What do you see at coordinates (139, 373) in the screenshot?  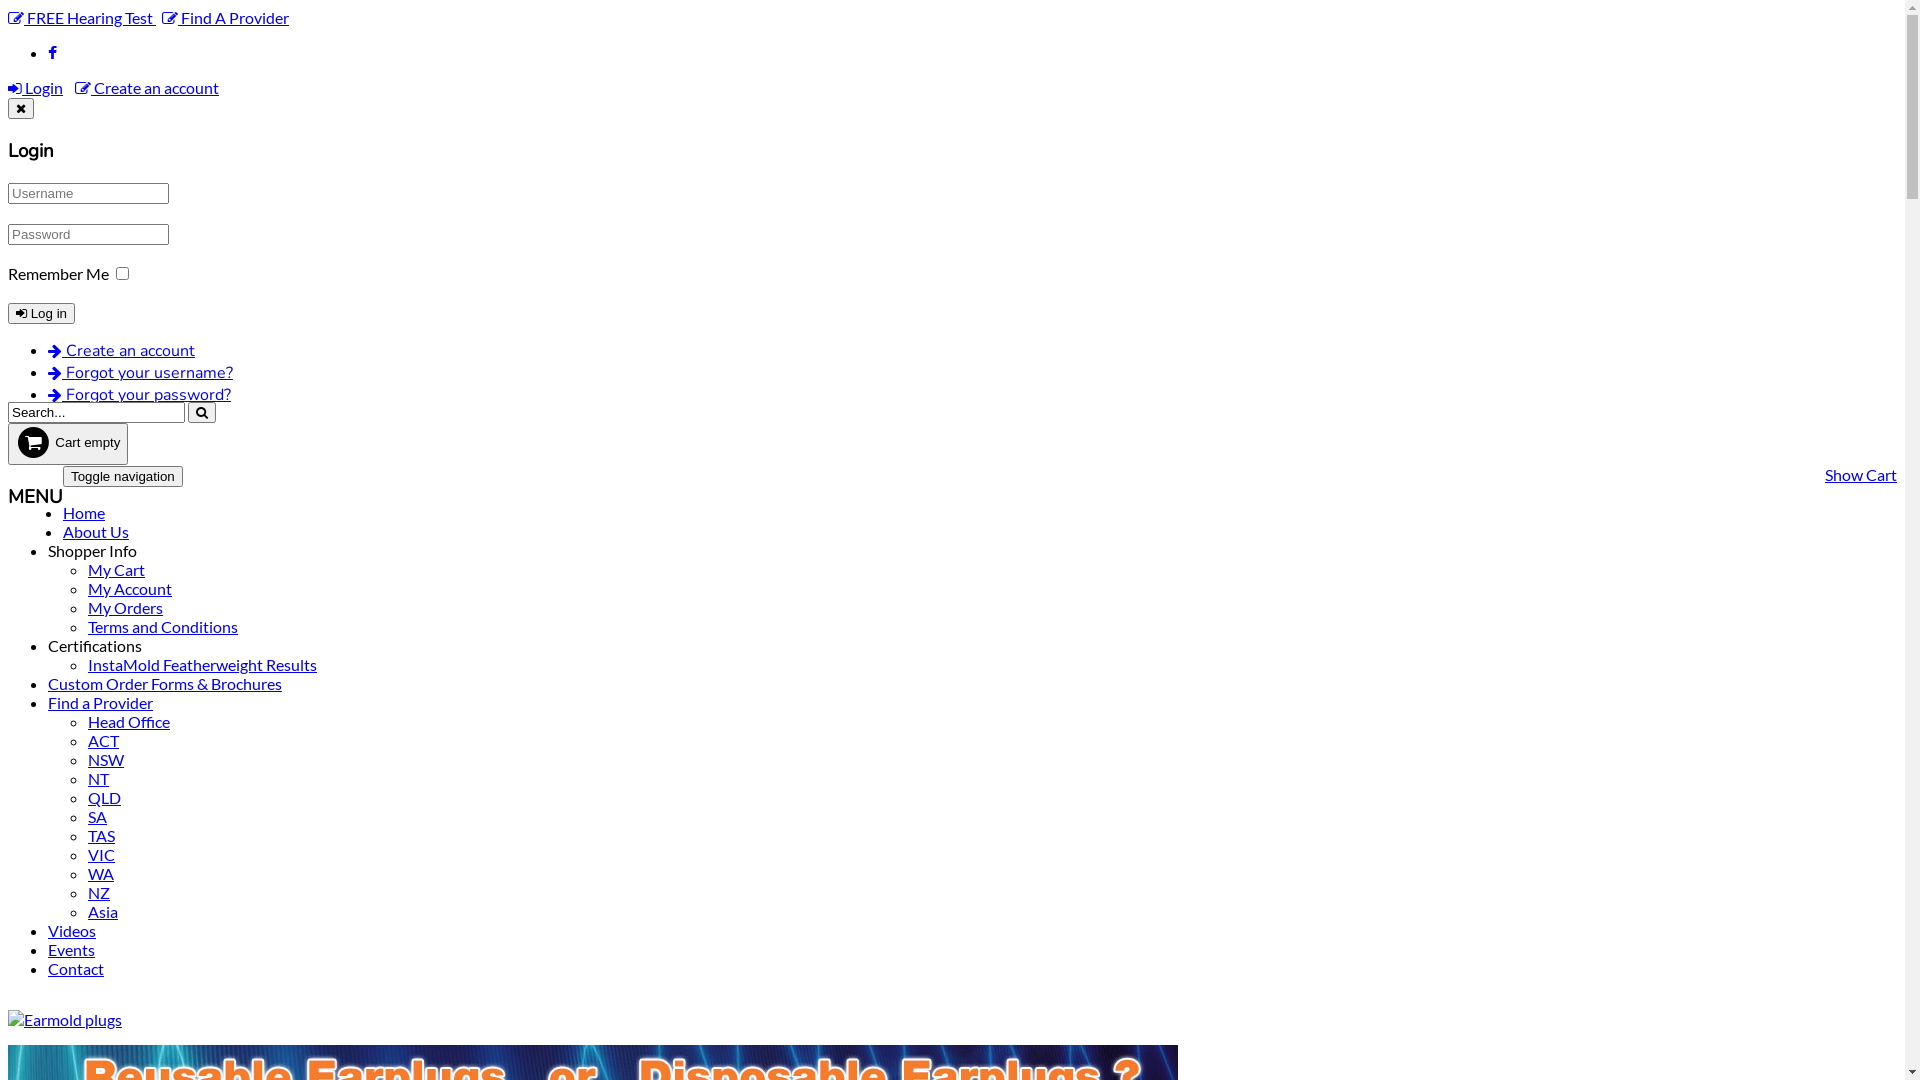 I see `'Forgot your username?'` at bounding box center [139, 373].